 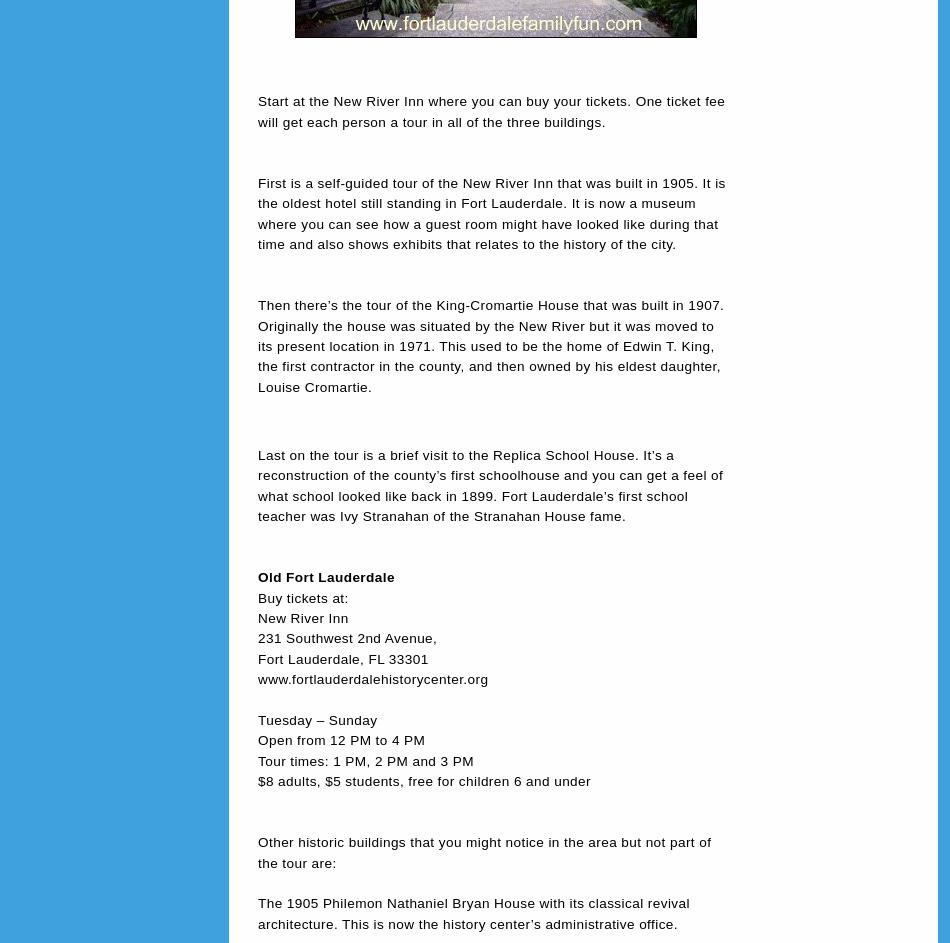 I want to click on 'Last on the tour is a brief visit to the Replica School House. It’s a reconstruction of the county’s first schoolhouse and you can get a feel of what school looked like back in 1899. Fort Lauderdale’s first school teacher was Ivy Stranahan of the Stranahan House fame.', so click(x=490, y=484).